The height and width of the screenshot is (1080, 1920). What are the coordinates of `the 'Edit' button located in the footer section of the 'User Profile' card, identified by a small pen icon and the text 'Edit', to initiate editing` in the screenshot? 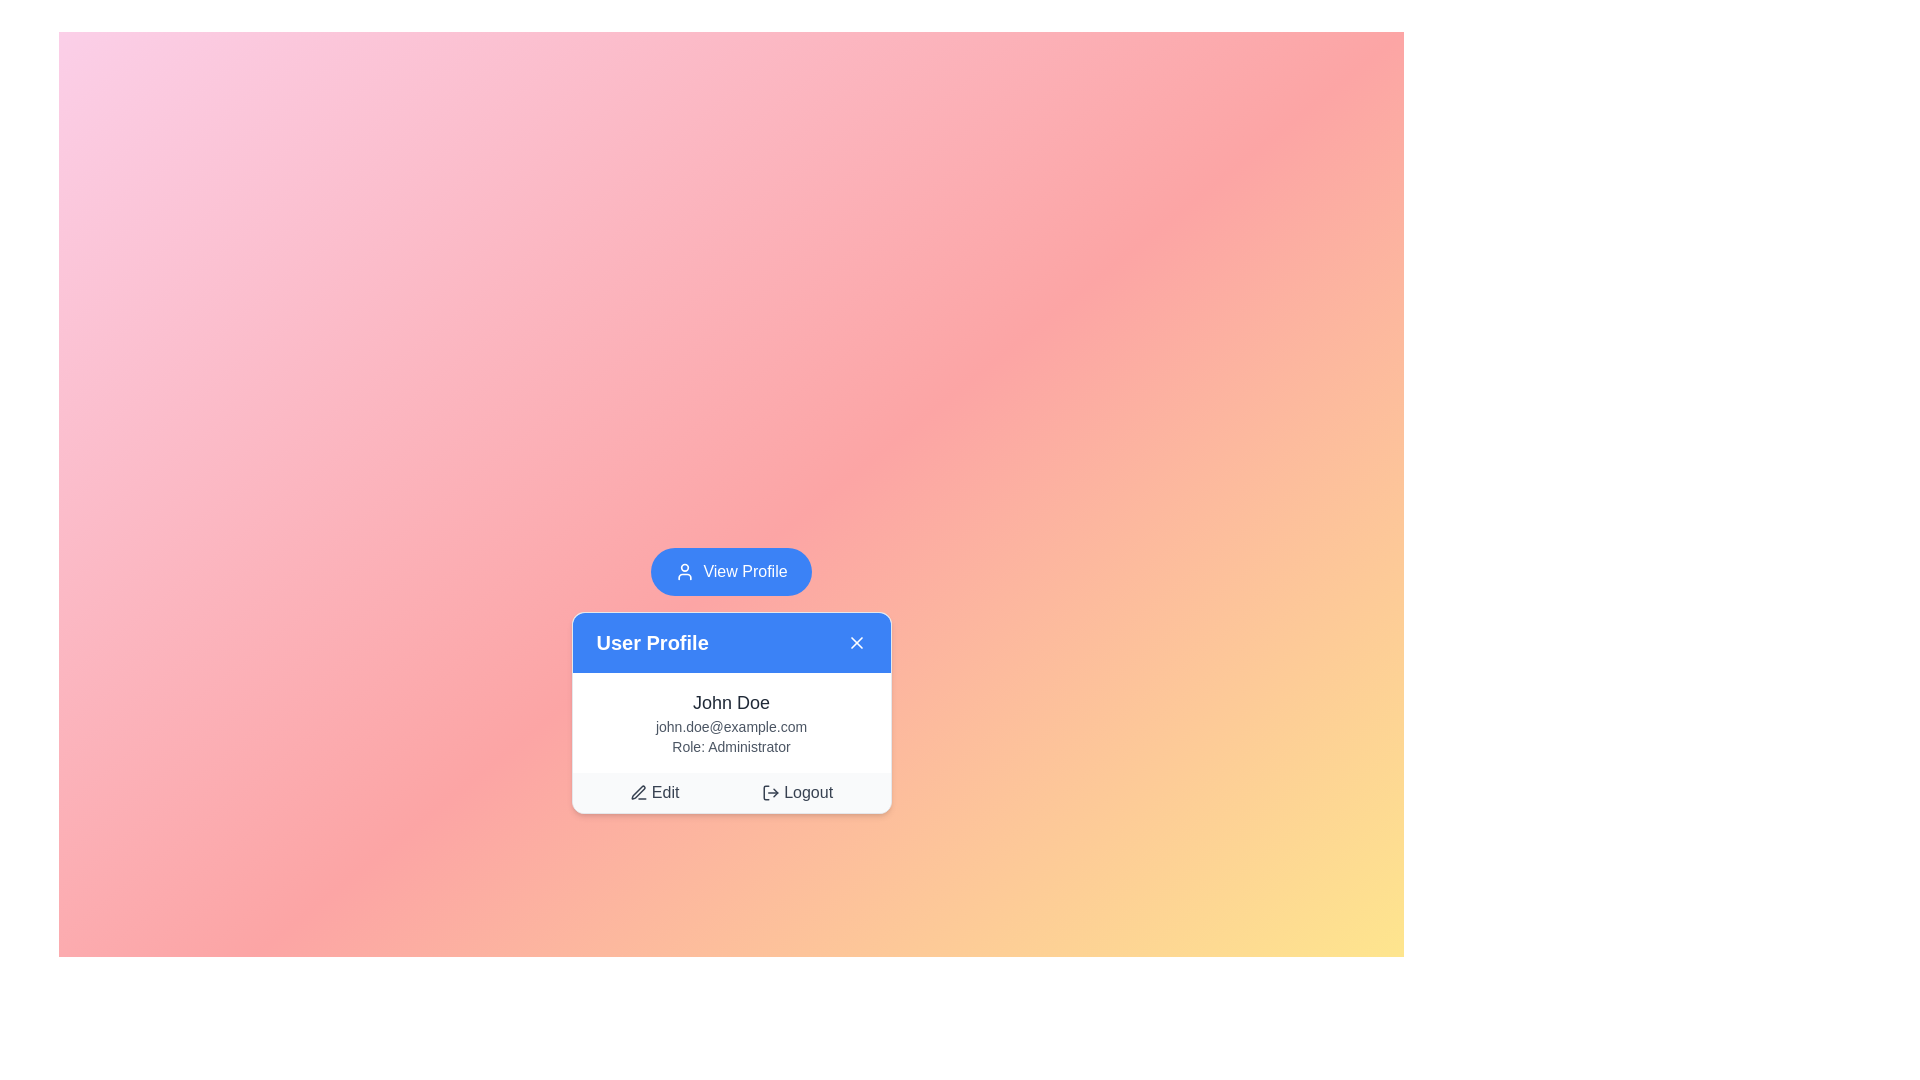 It's located at (654, 792).